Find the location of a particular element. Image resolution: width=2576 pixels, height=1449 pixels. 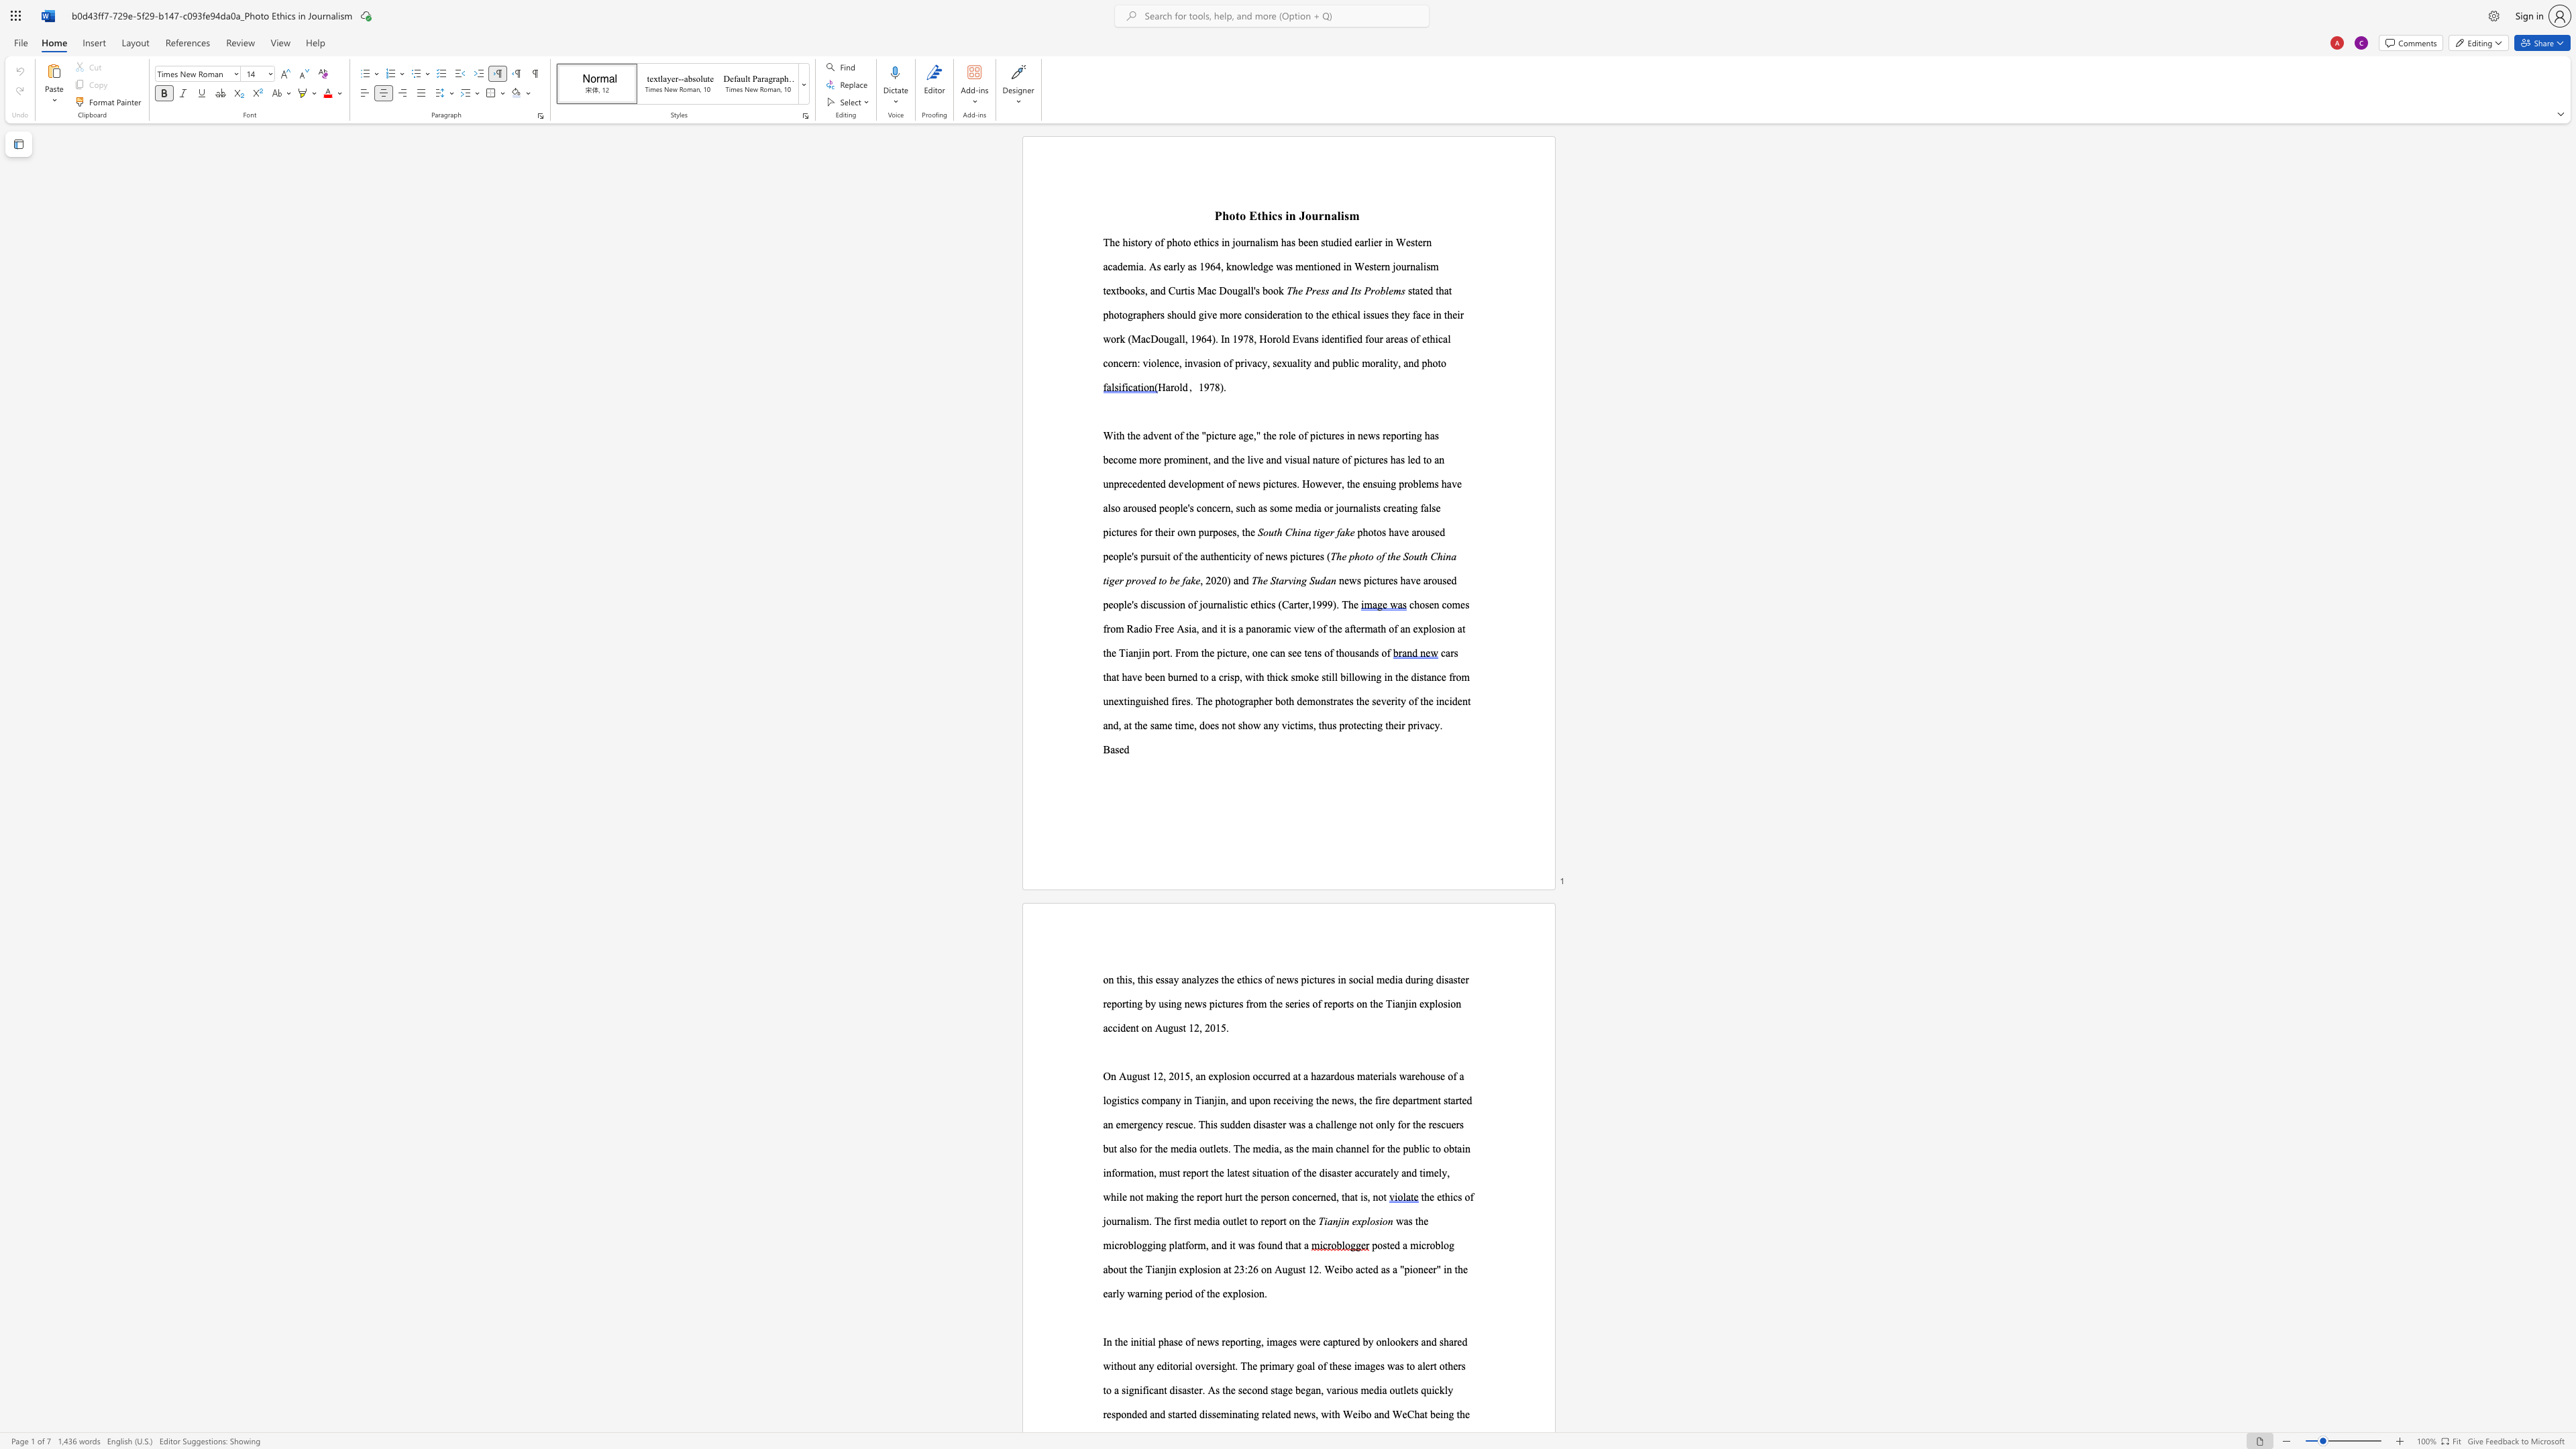

the subset text "the authenti" within the text "photos have aroused people" is located at coordinates (1184, 555).